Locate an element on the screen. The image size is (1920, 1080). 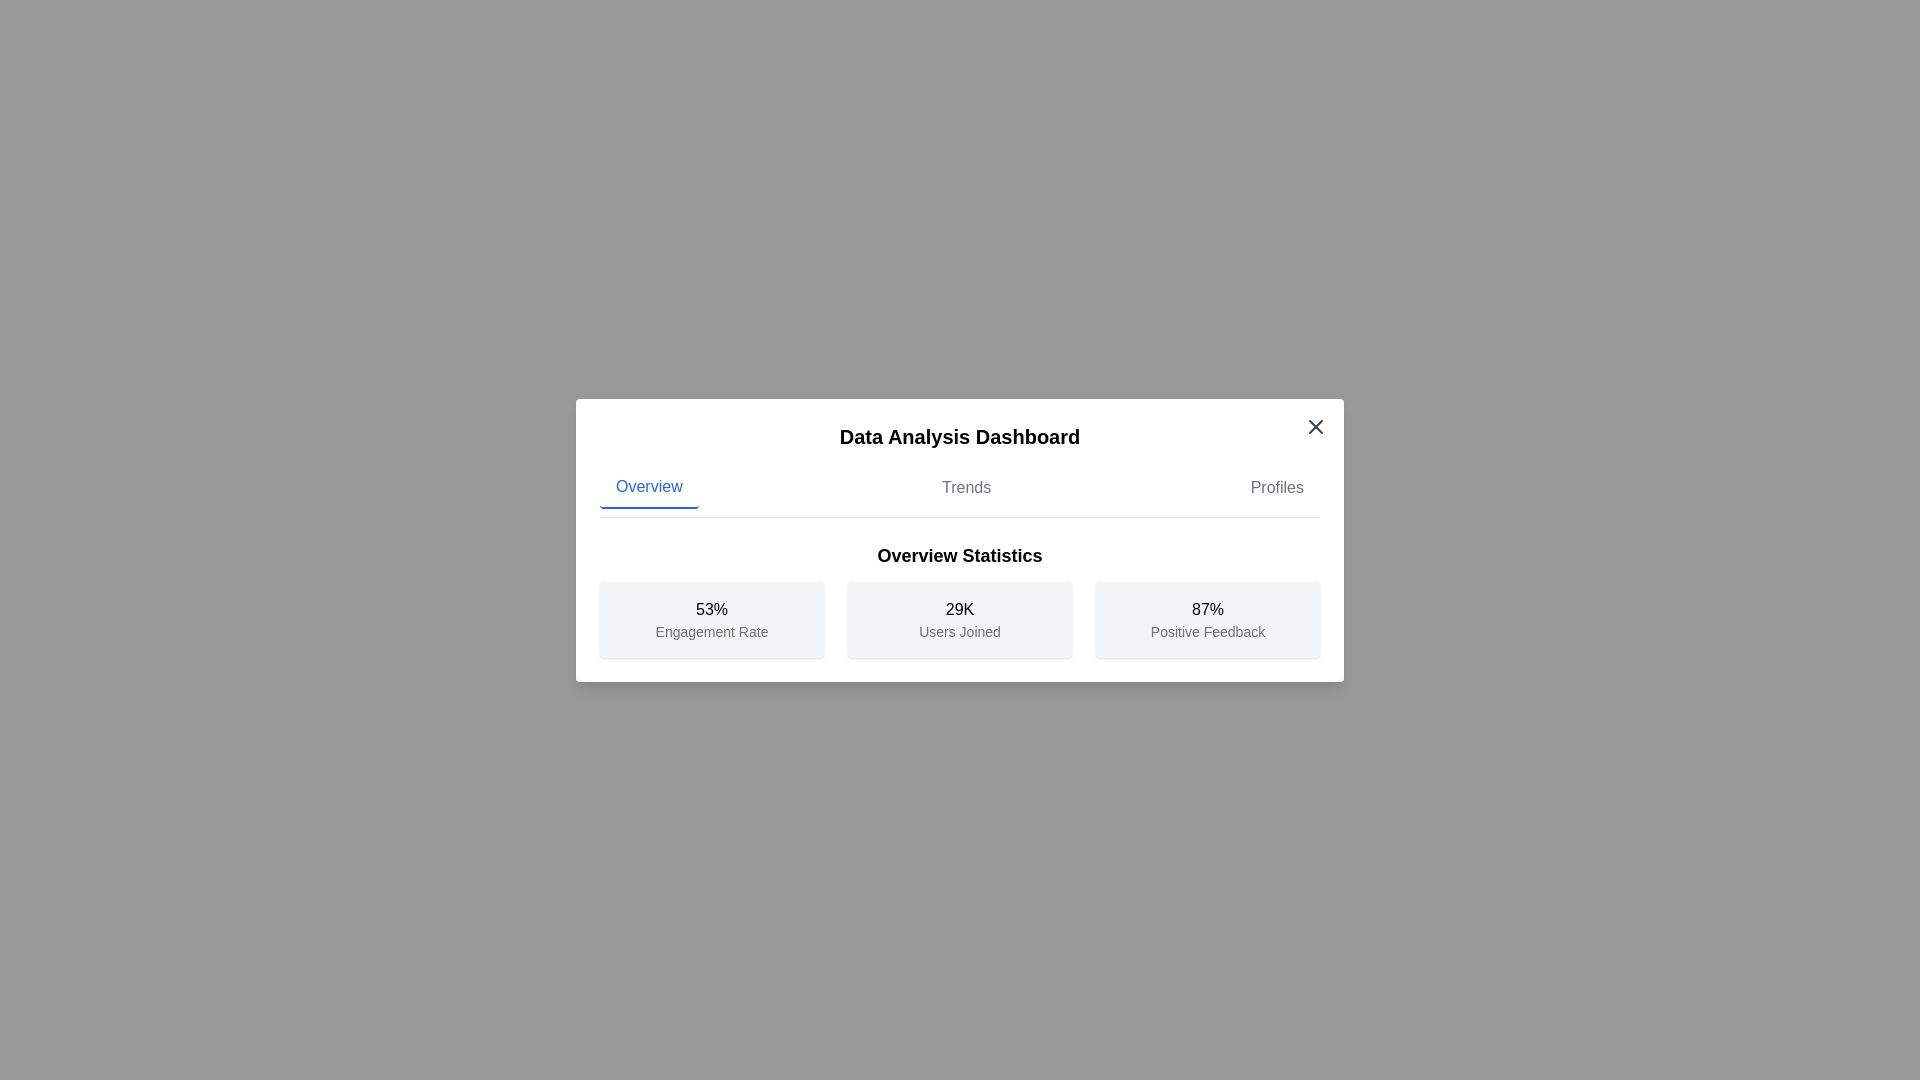
the Statistic Display Card that shows '29K Users Joined', located centrally in the grid below 'Overview Statistics' is located at coordinates (960, 618).